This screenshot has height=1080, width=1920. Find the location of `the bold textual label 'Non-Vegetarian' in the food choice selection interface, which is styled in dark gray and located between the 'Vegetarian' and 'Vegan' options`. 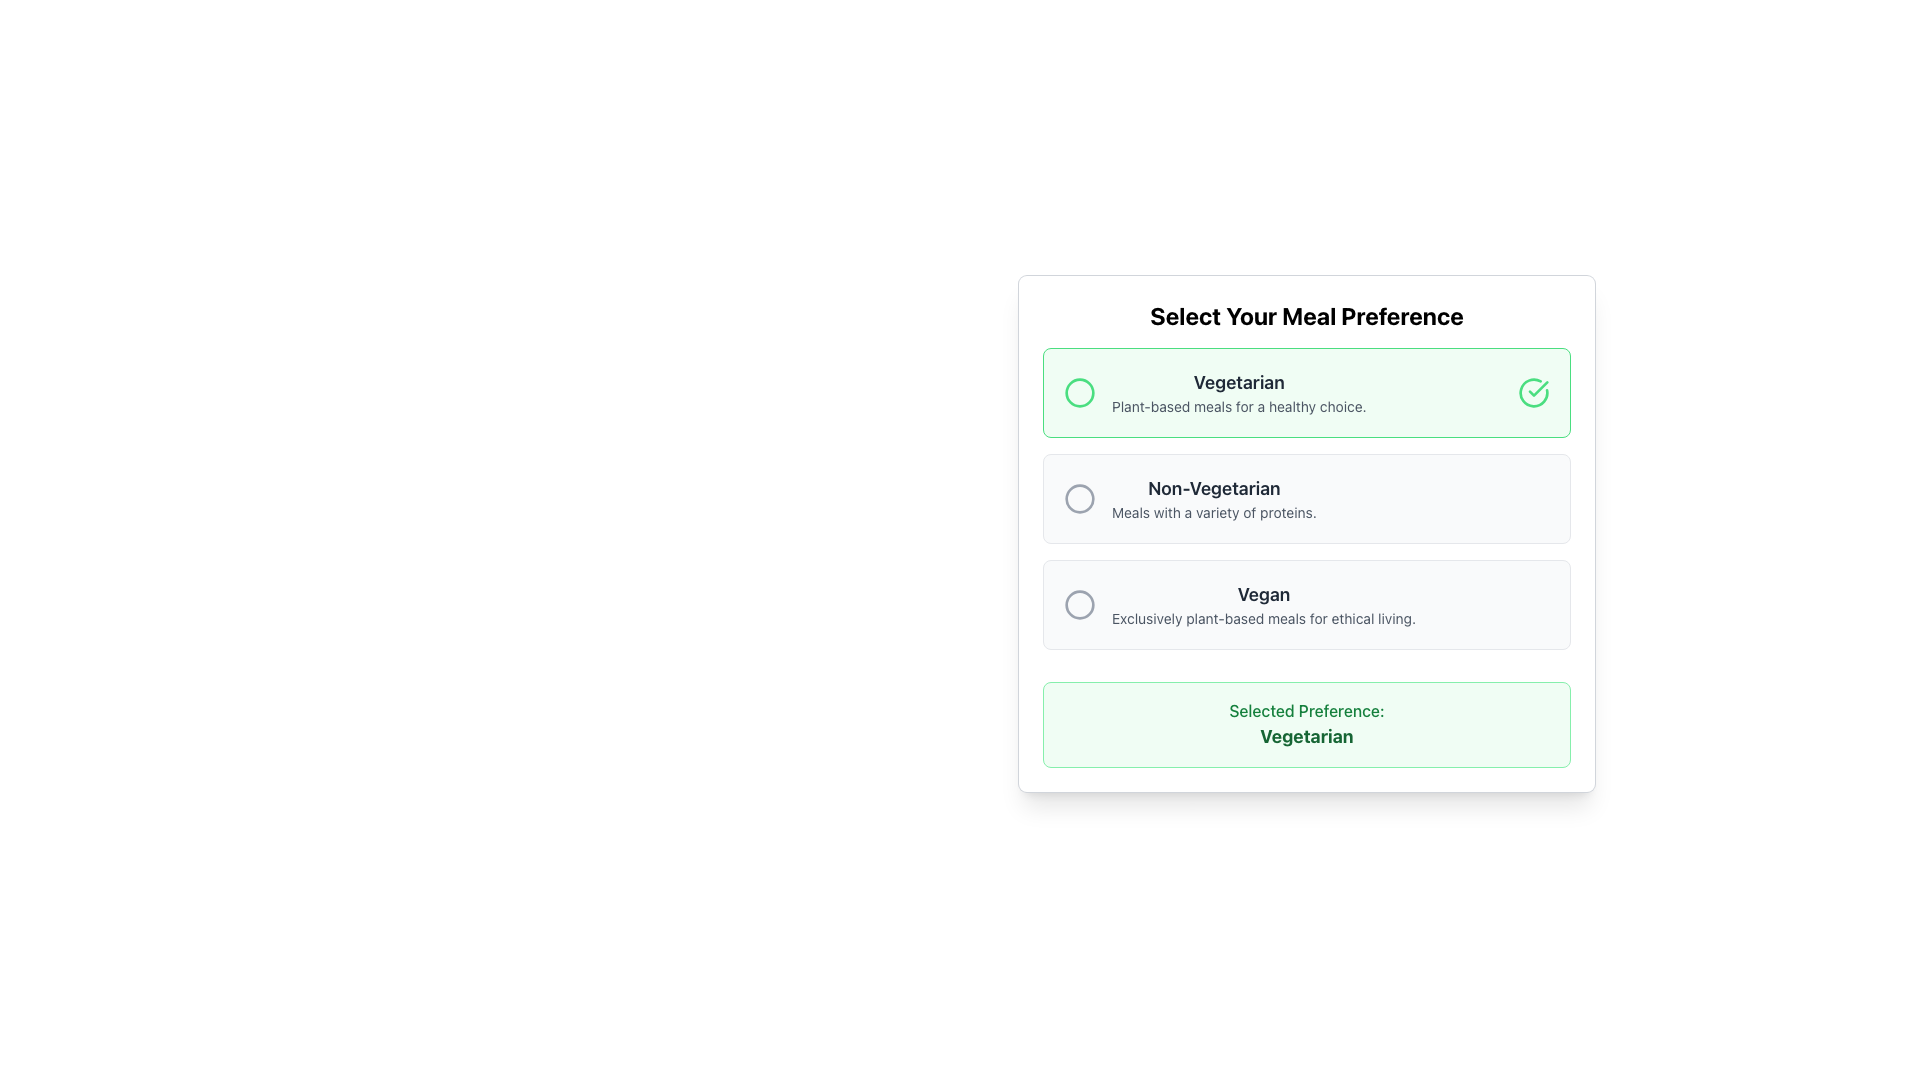

the bold textual label 'Non-Vegetarian' in the food choice selection interface, which is styled in dark gray and located between the 'Vegetarian' and 'Vegan' options is located at coordinates (1213, 489).